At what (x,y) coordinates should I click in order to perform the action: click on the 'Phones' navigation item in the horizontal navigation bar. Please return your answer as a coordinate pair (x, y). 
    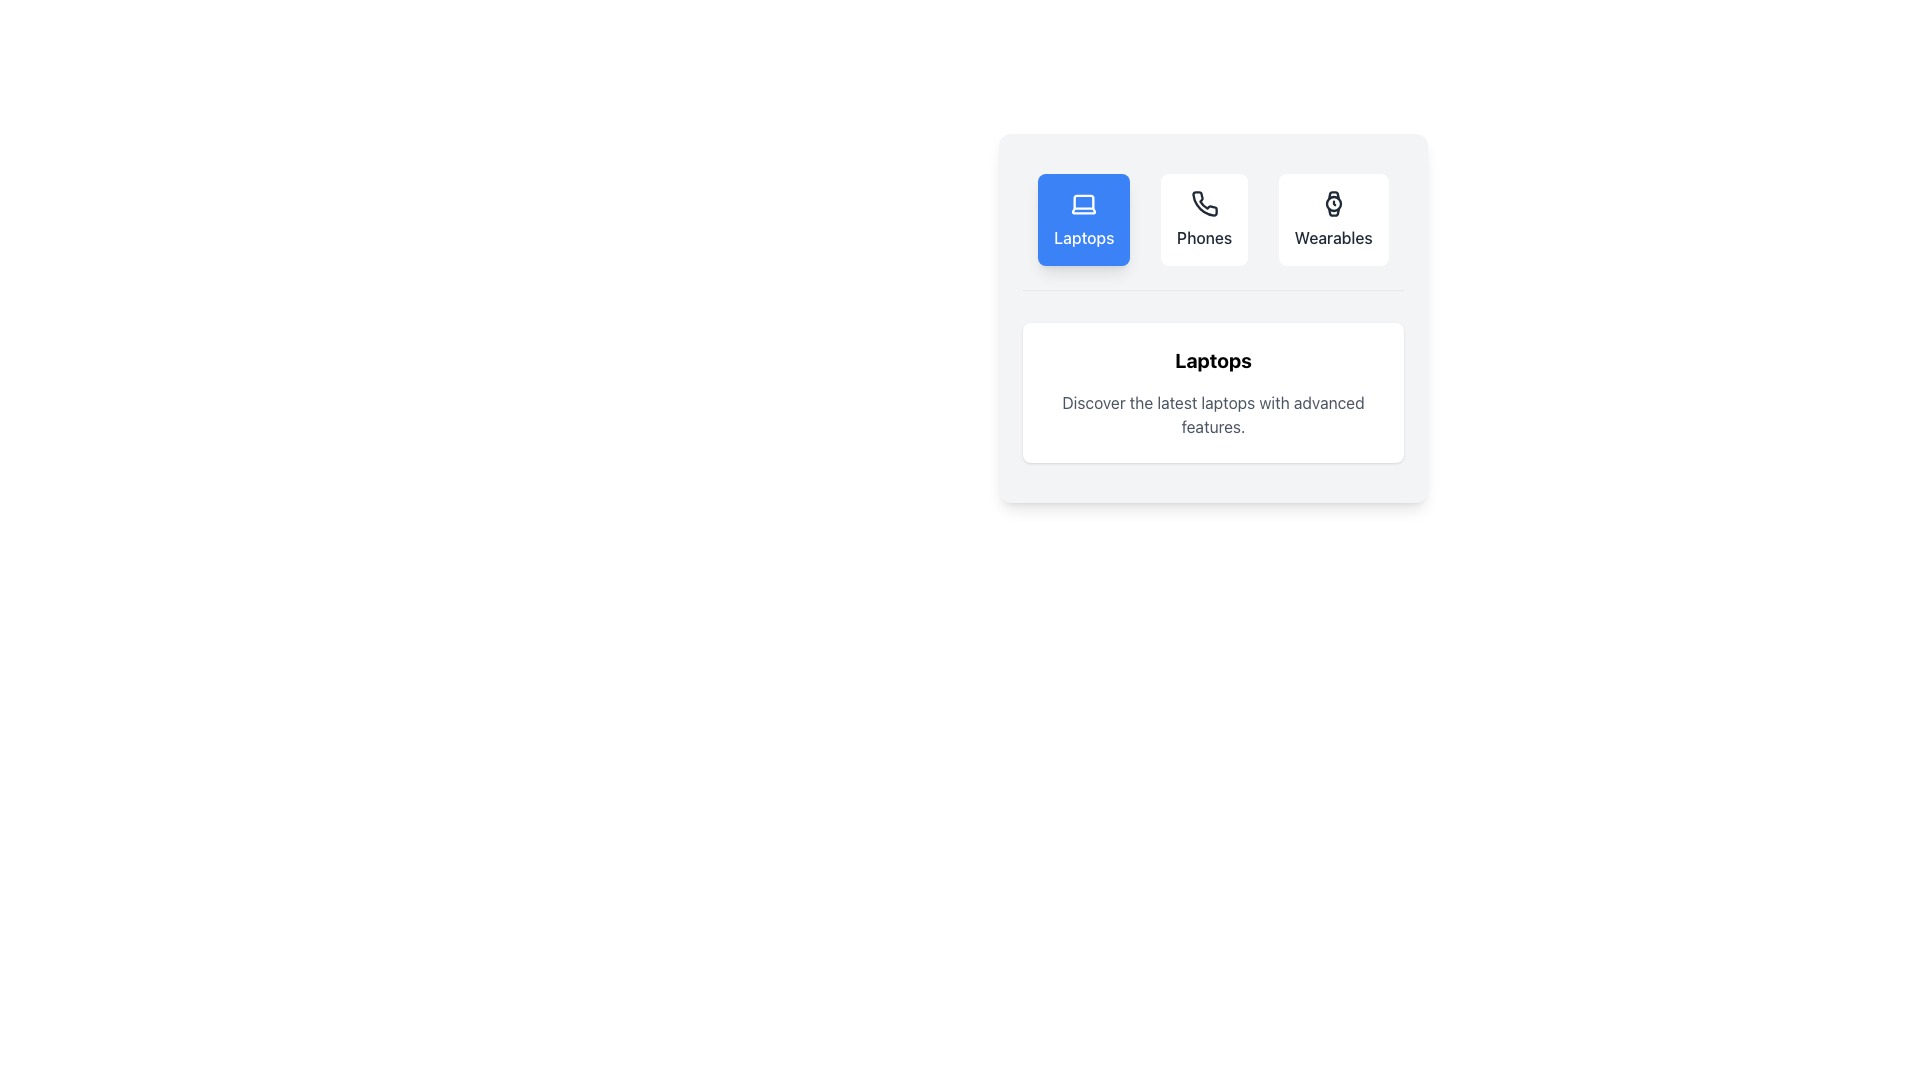
    Looking at the image, I should click on (1212, 231).